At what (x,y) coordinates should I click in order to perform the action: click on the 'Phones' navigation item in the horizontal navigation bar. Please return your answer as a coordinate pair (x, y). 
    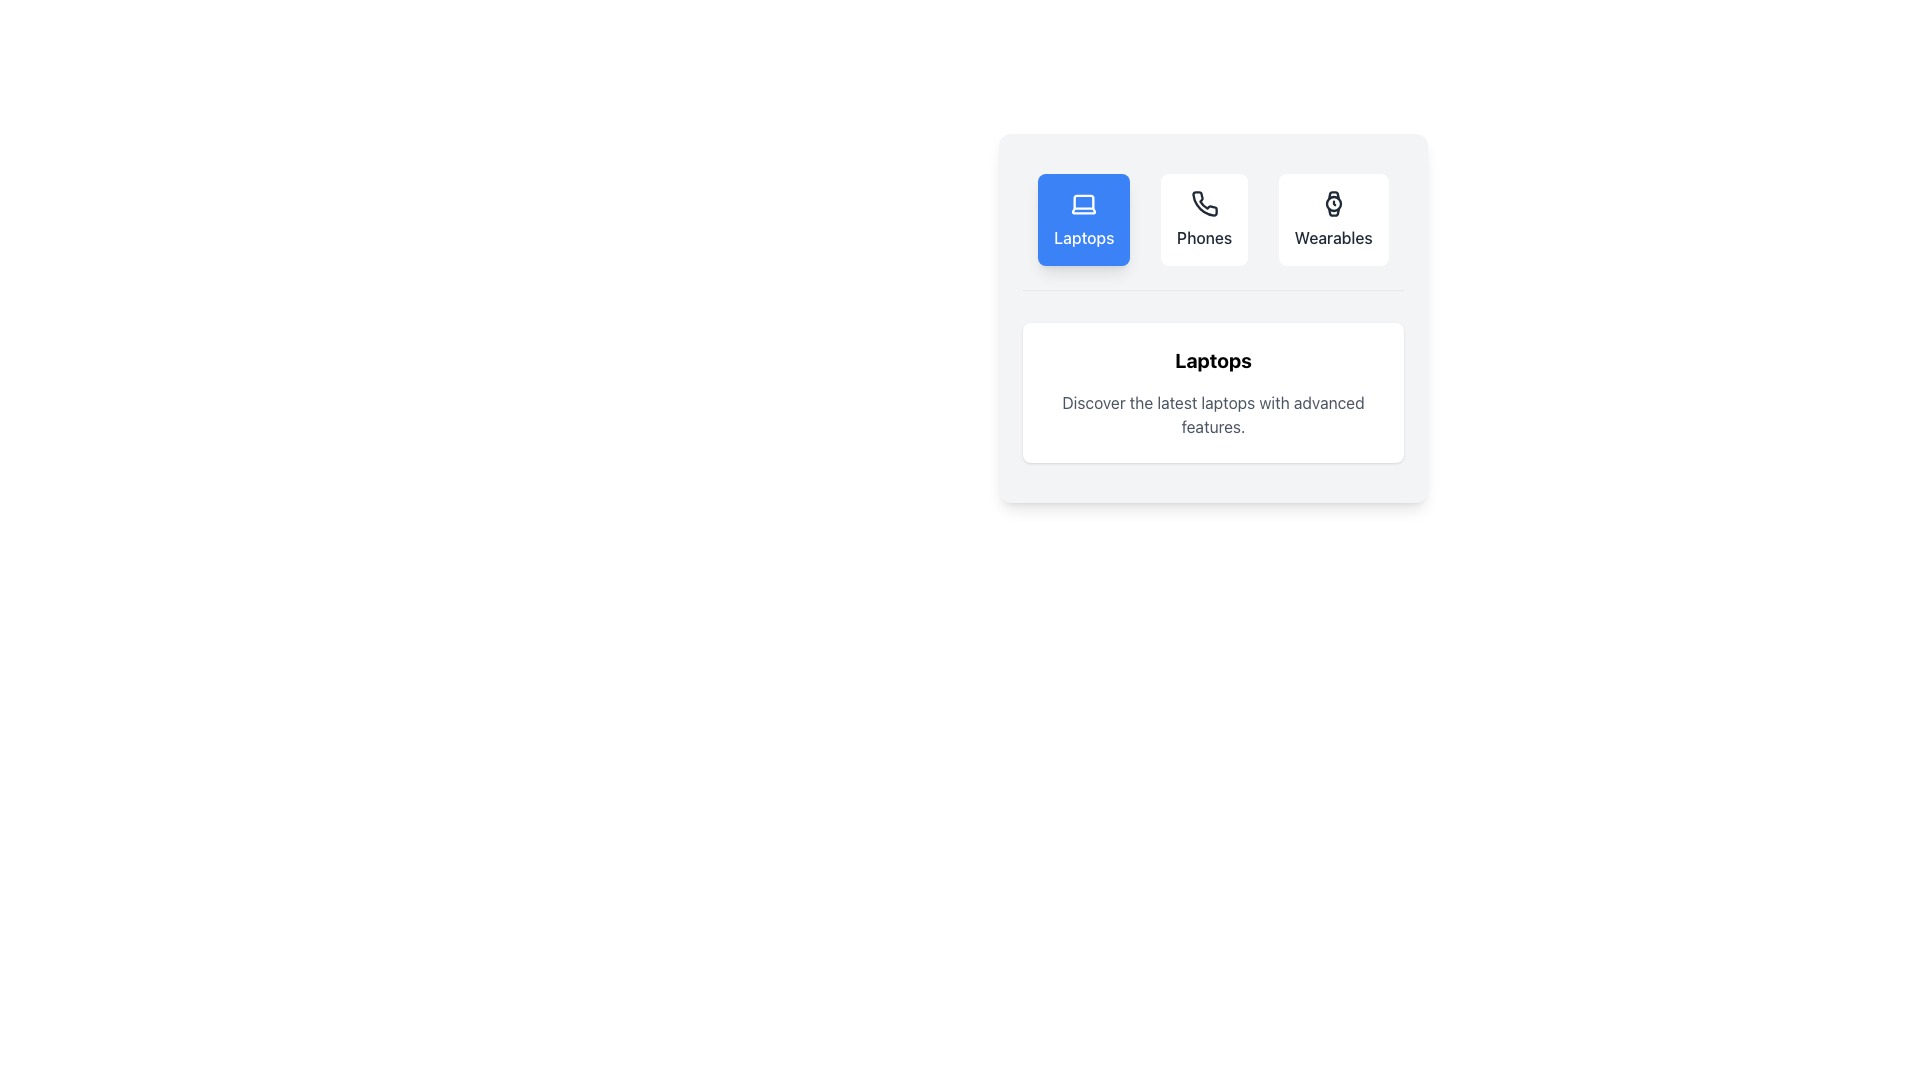
    Looking at the image, I should click on (1212, 231).